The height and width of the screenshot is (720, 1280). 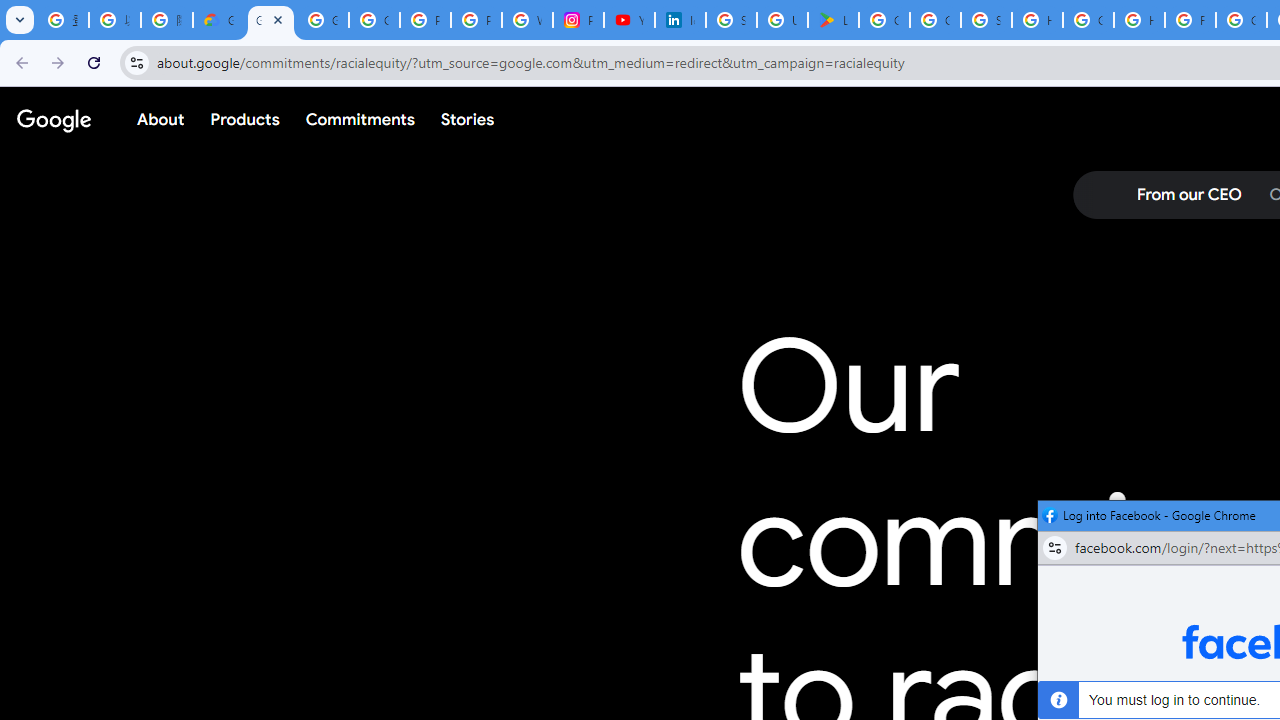 What do you see at coordinates (359, 119) in the screenshot?
I see `'Commitments'` at bounding box center [359, 119].